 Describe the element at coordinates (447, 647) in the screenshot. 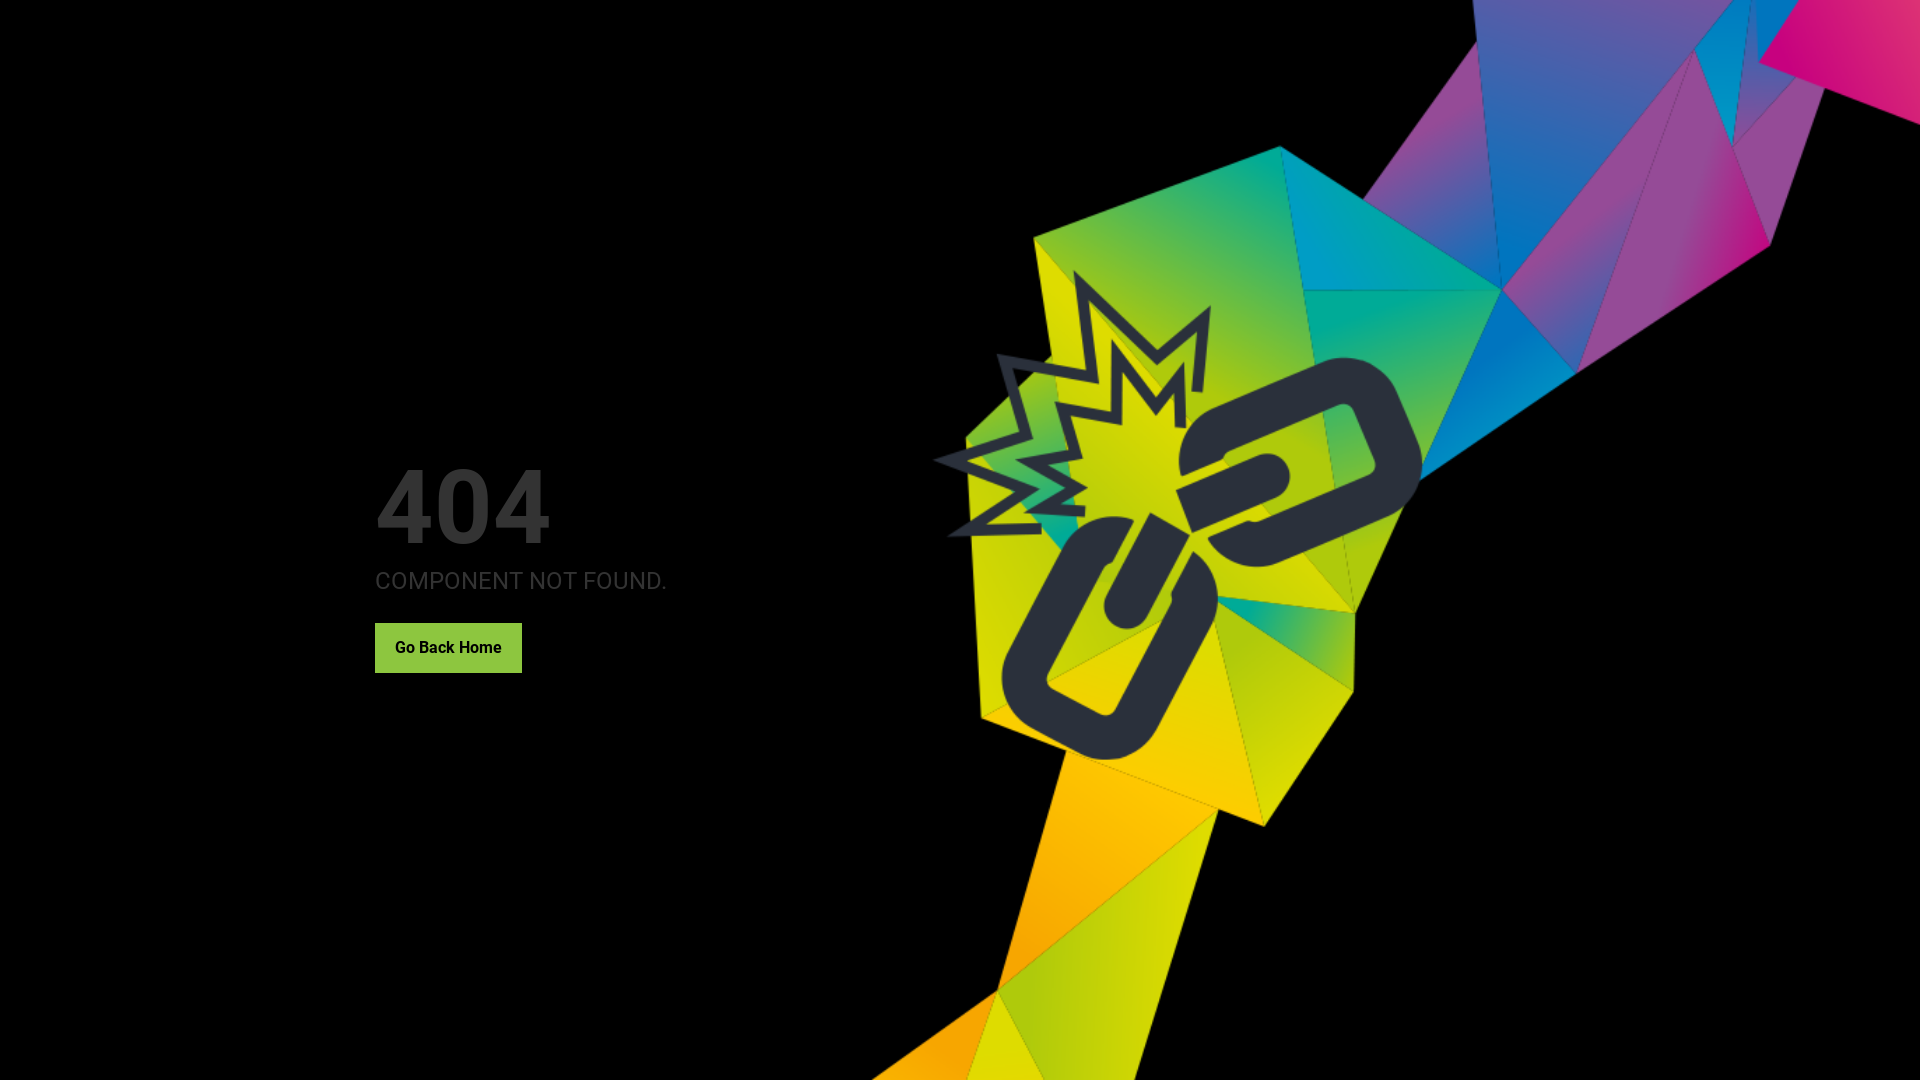

I see `'Go Back Home'` at that location.